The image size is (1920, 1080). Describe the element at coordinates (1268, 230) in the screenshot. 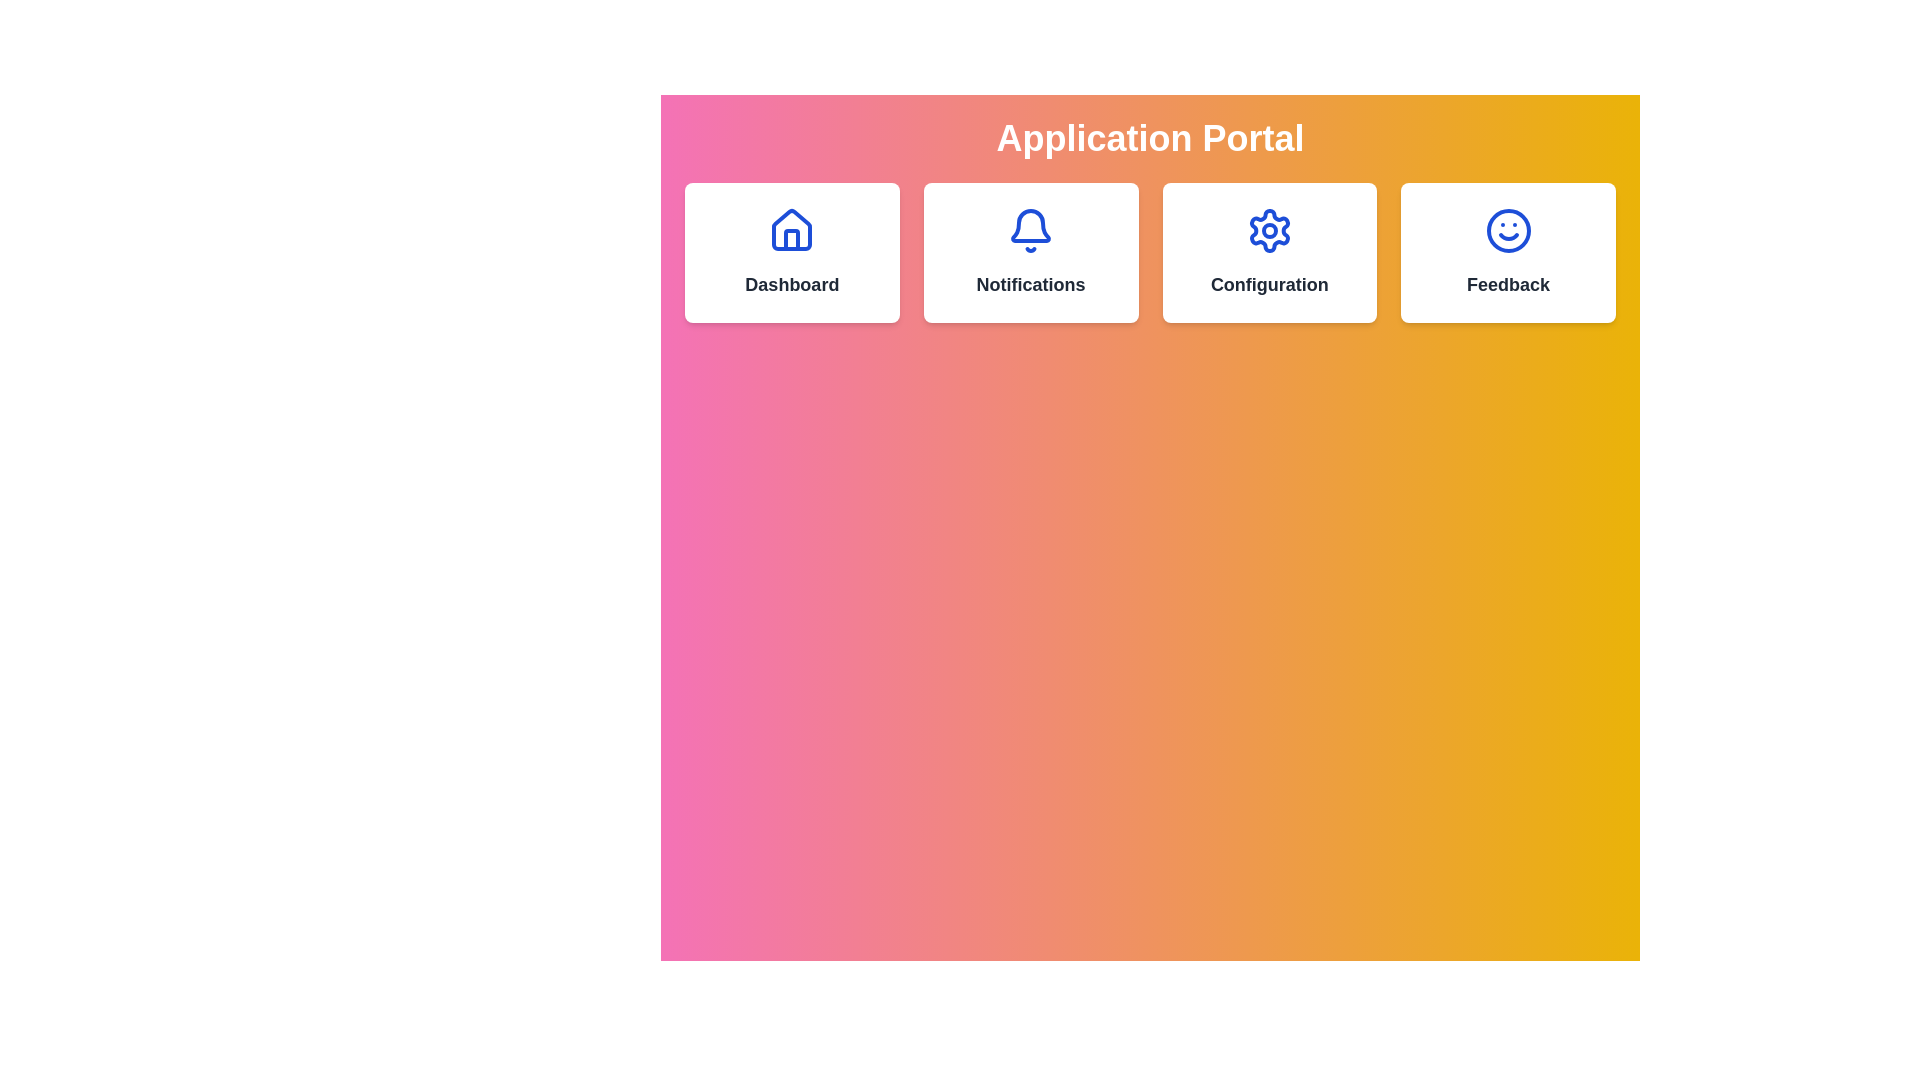

I see `the cogwheel-shaped icon located at the top center of the 'Configuration' card` at that location.